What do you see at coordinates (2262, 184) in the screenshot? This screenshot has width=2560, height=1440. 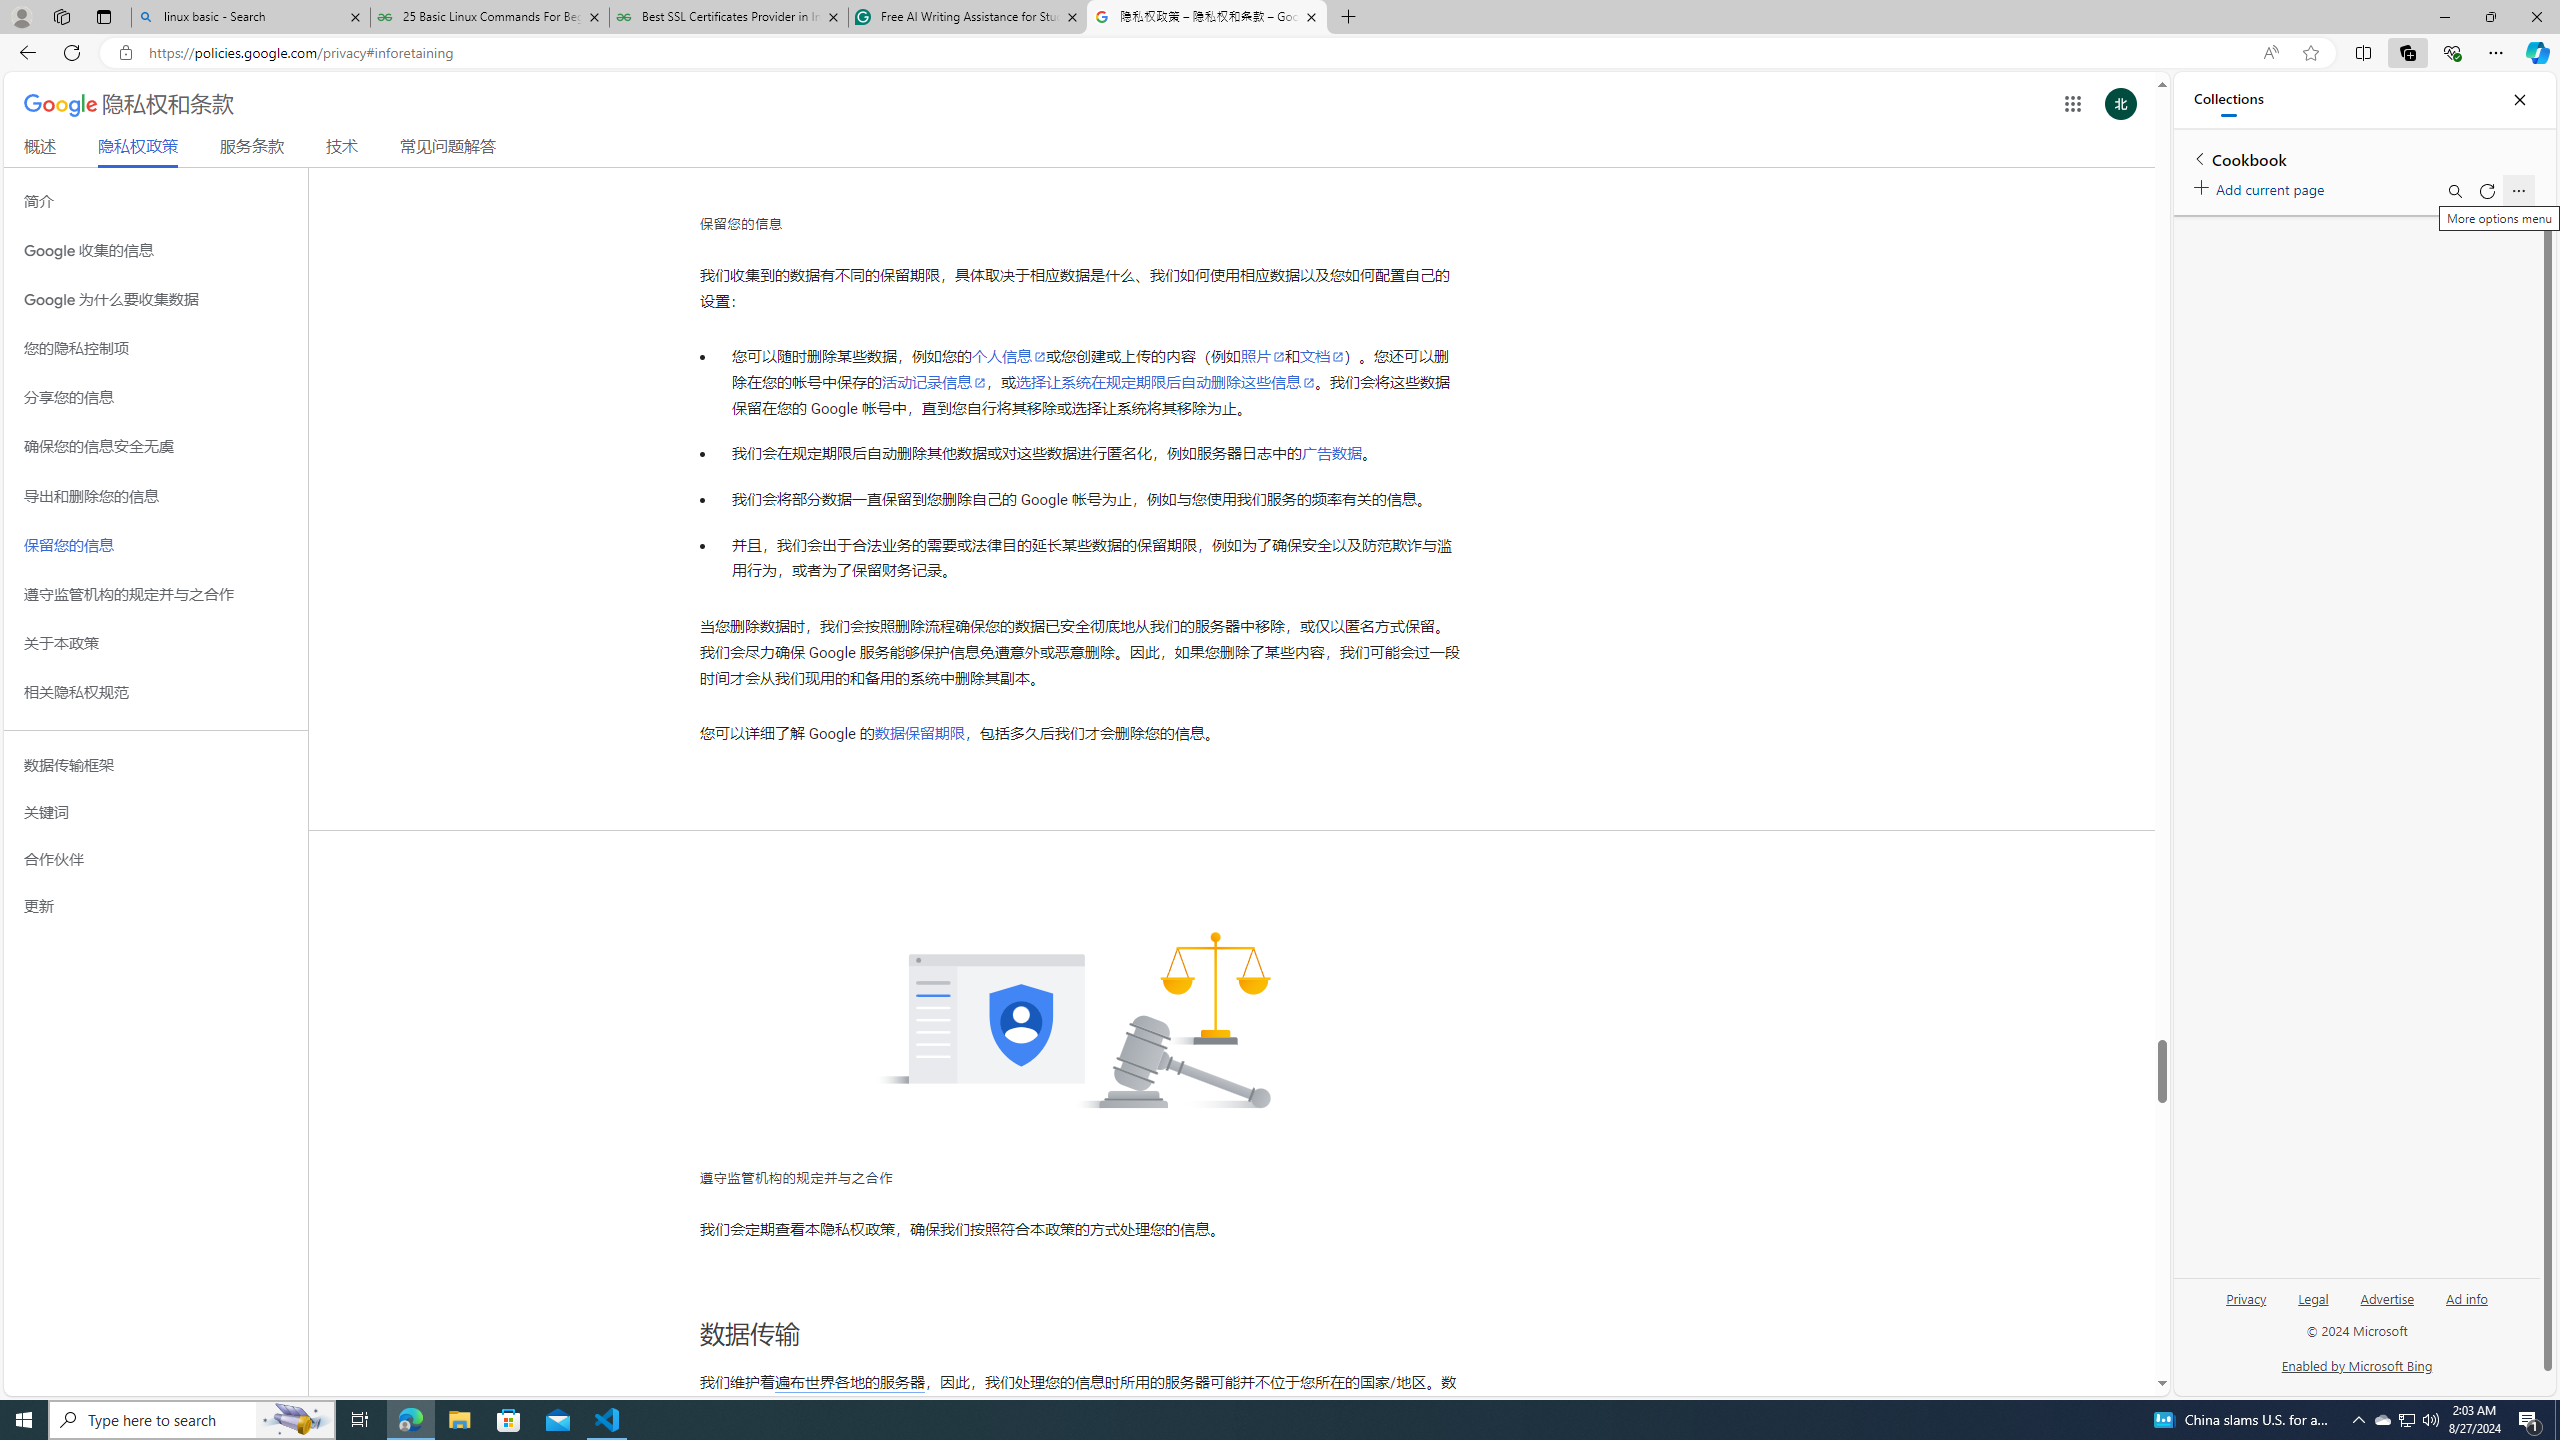 I see `'Add current page'` at bounding box center [2262, 184].